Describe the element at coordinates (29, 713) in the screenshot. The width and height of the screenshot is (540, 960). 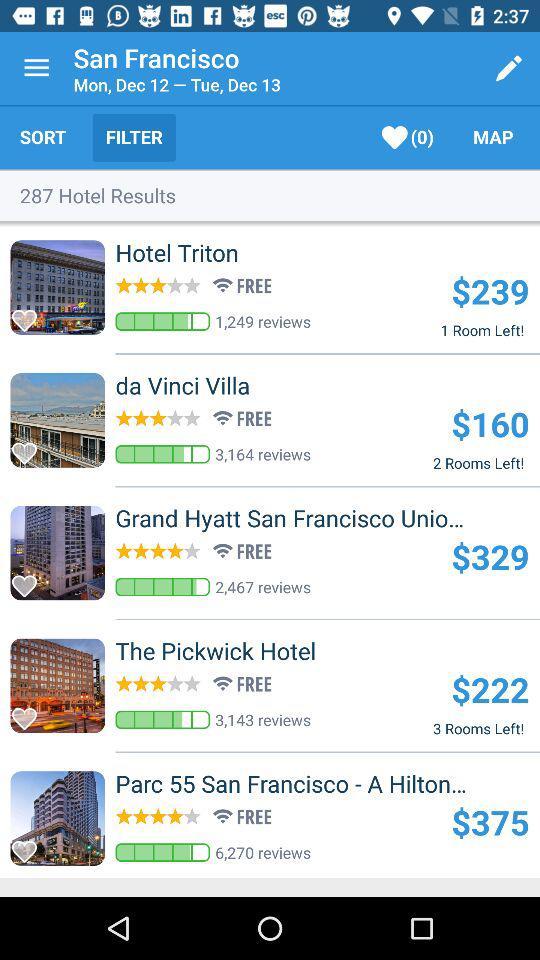
I see `likes a place` at that location.